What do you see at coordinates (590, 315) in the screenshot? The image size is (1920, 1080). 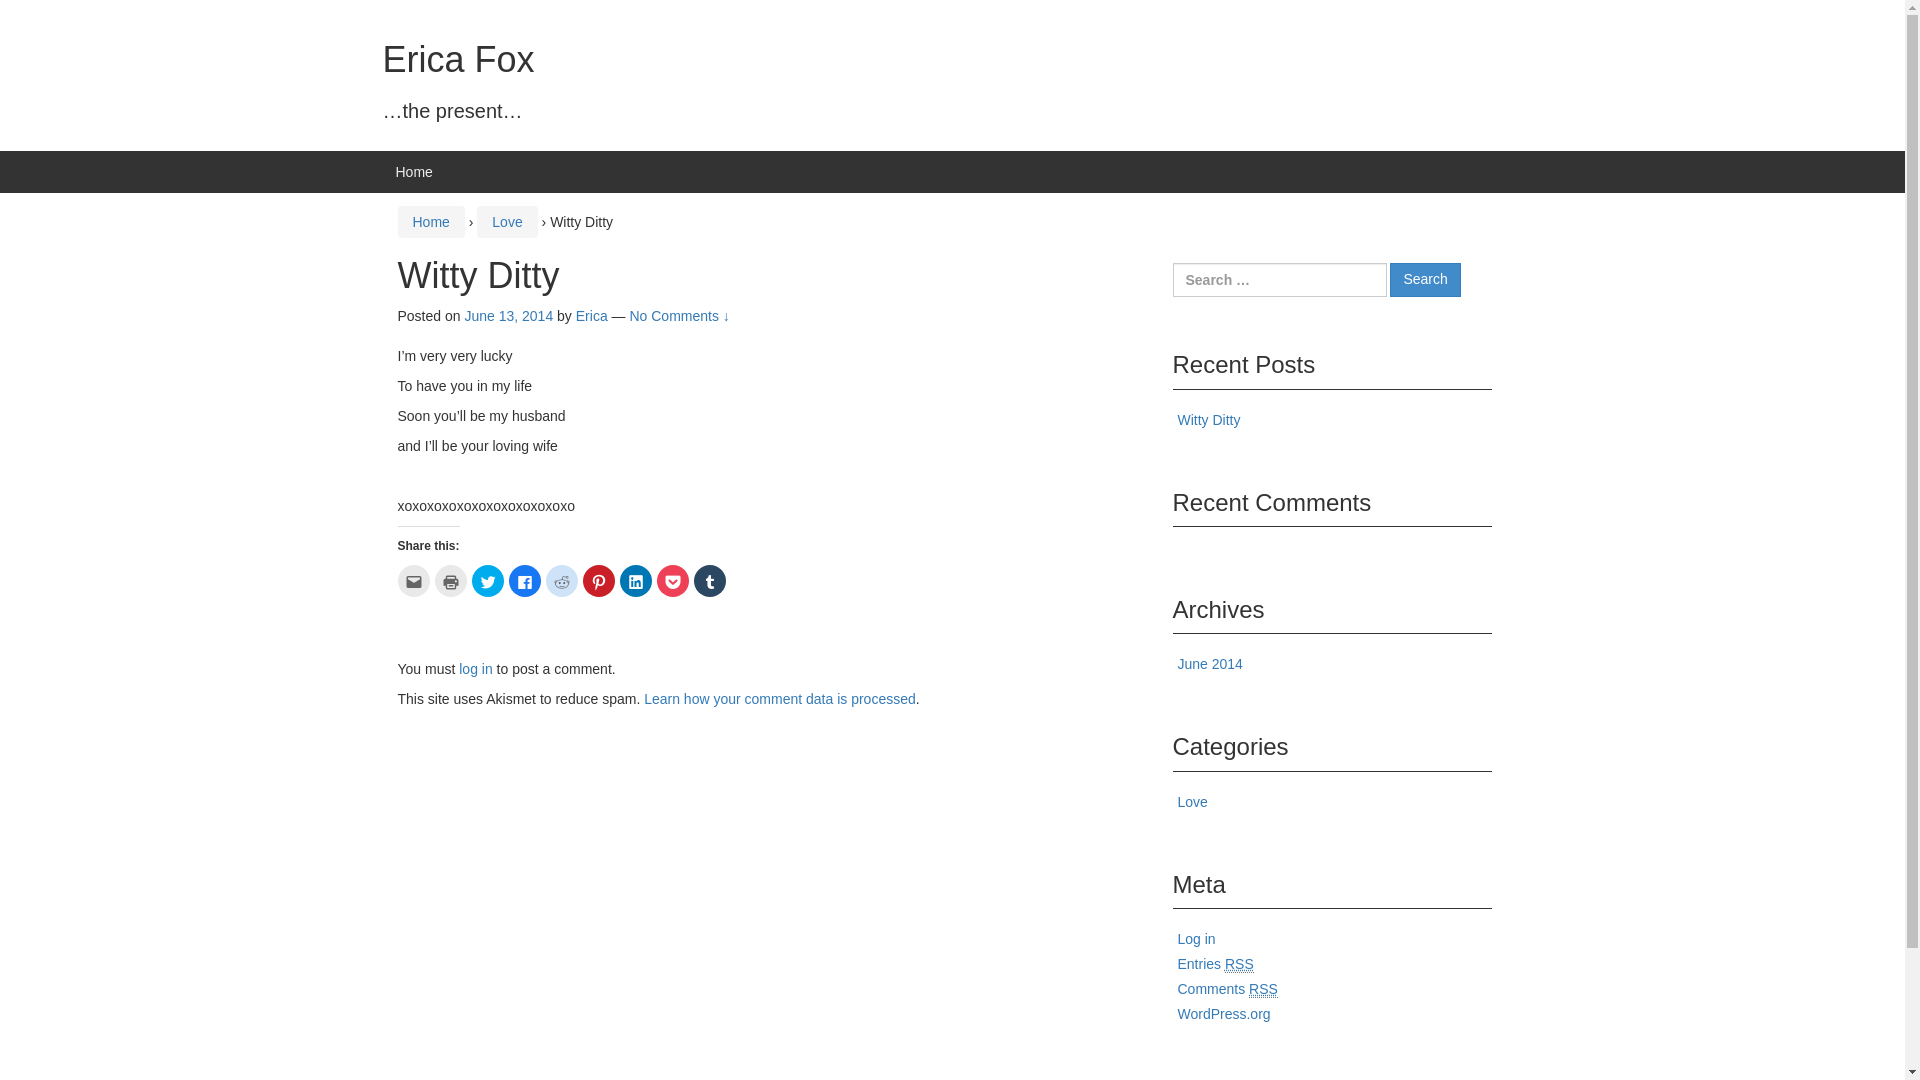 I see `'Erica'` at bounding box center [590, 315].